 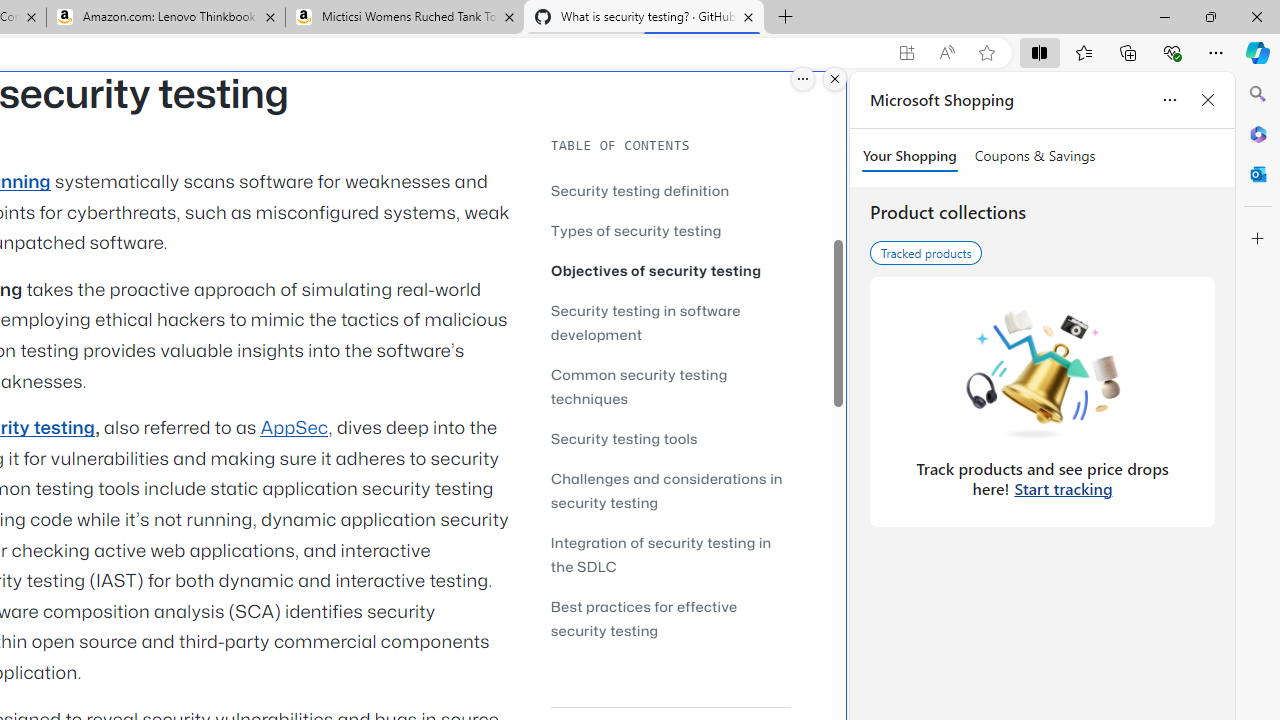 I want to click on 'Security testing tools', so click(x=623, y=437).